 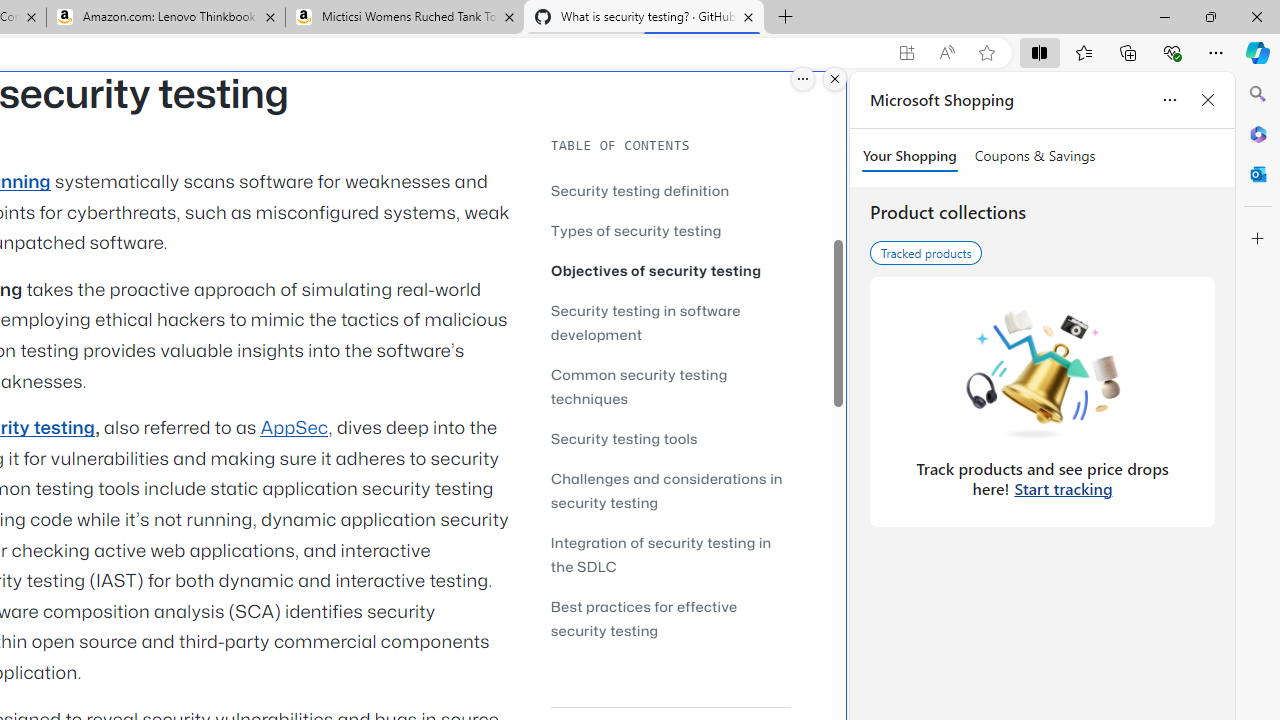 I want to click on 'Security testing tools', so click(x=623, y=437).